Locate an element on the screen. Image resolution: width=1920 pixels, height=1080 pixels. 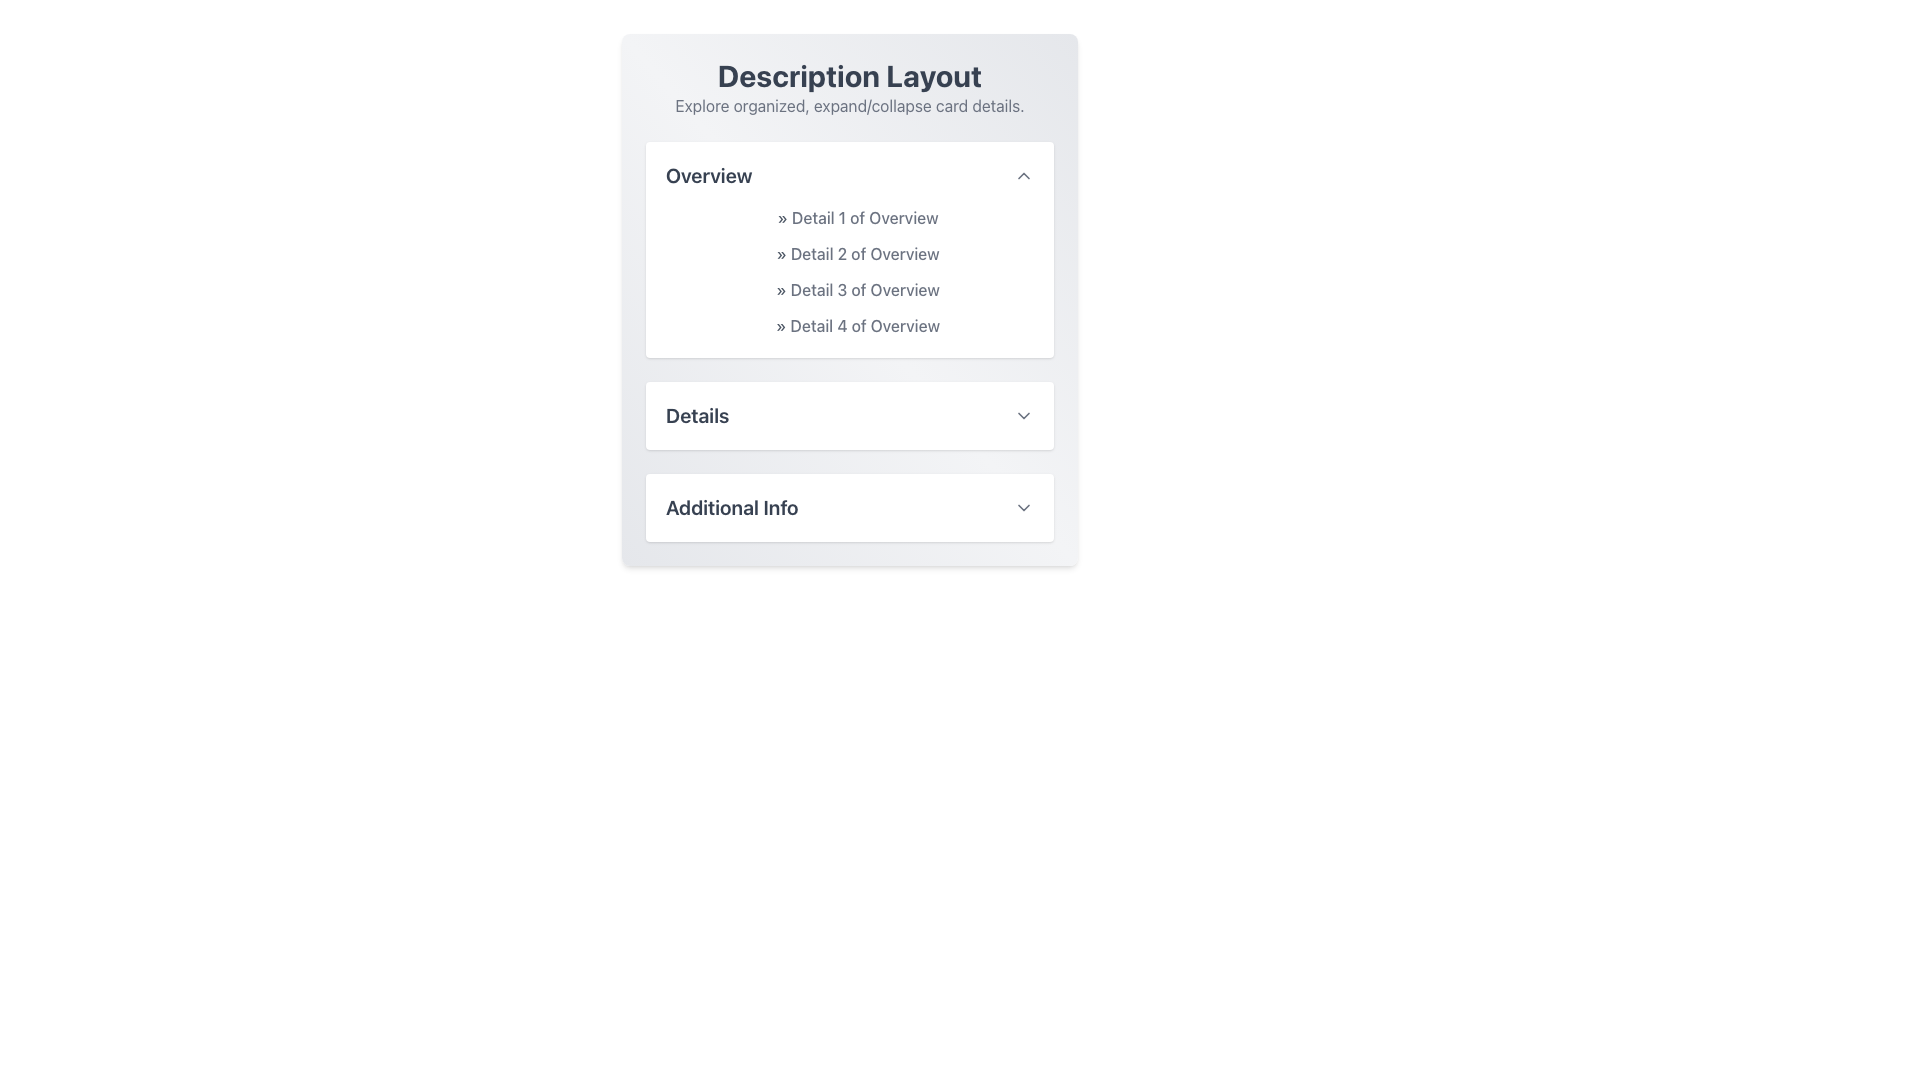
header text element located at the top center of the interface, which indicates the content's purpose is located at coordinates (849, 75).